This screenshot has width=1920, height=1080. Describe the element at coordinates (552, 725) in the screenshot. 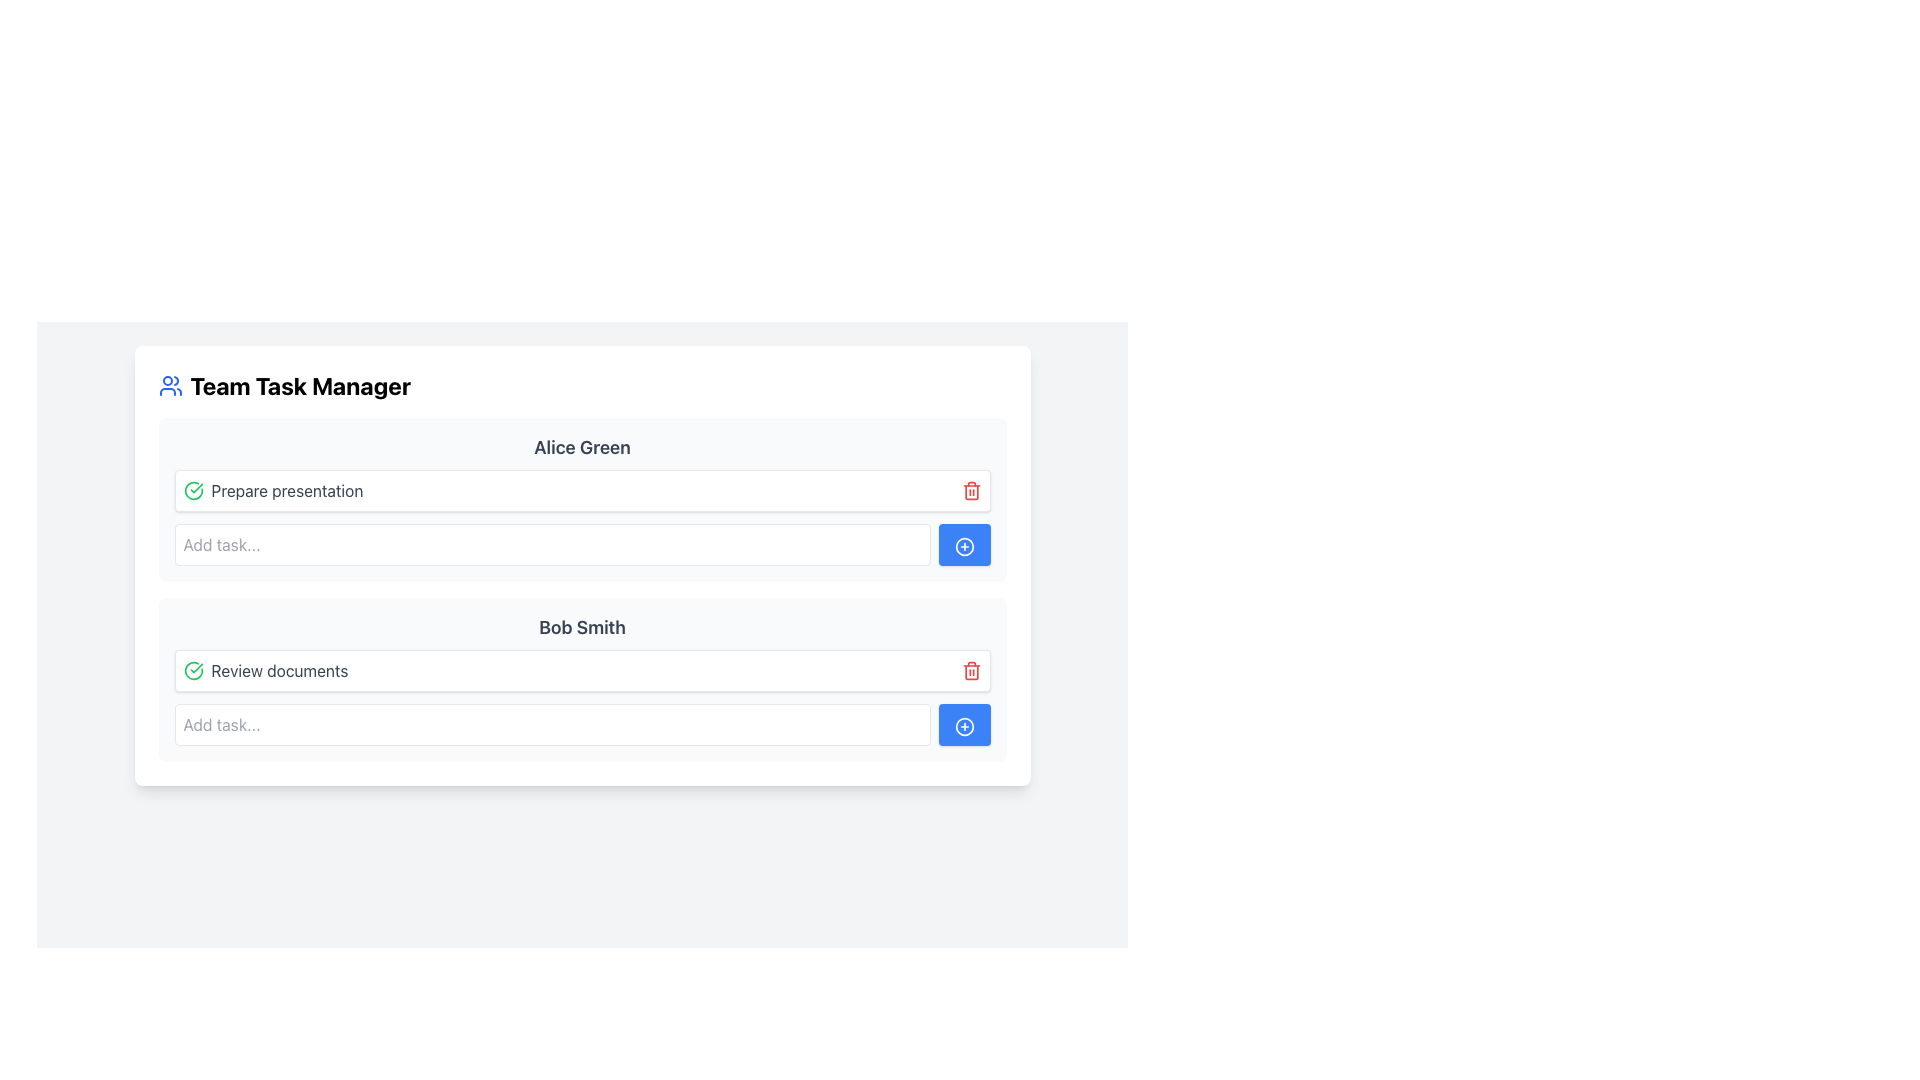

I see `the text input field located under the 'Bob Smith' section with the placeholder text 'Add task...'` at that location.